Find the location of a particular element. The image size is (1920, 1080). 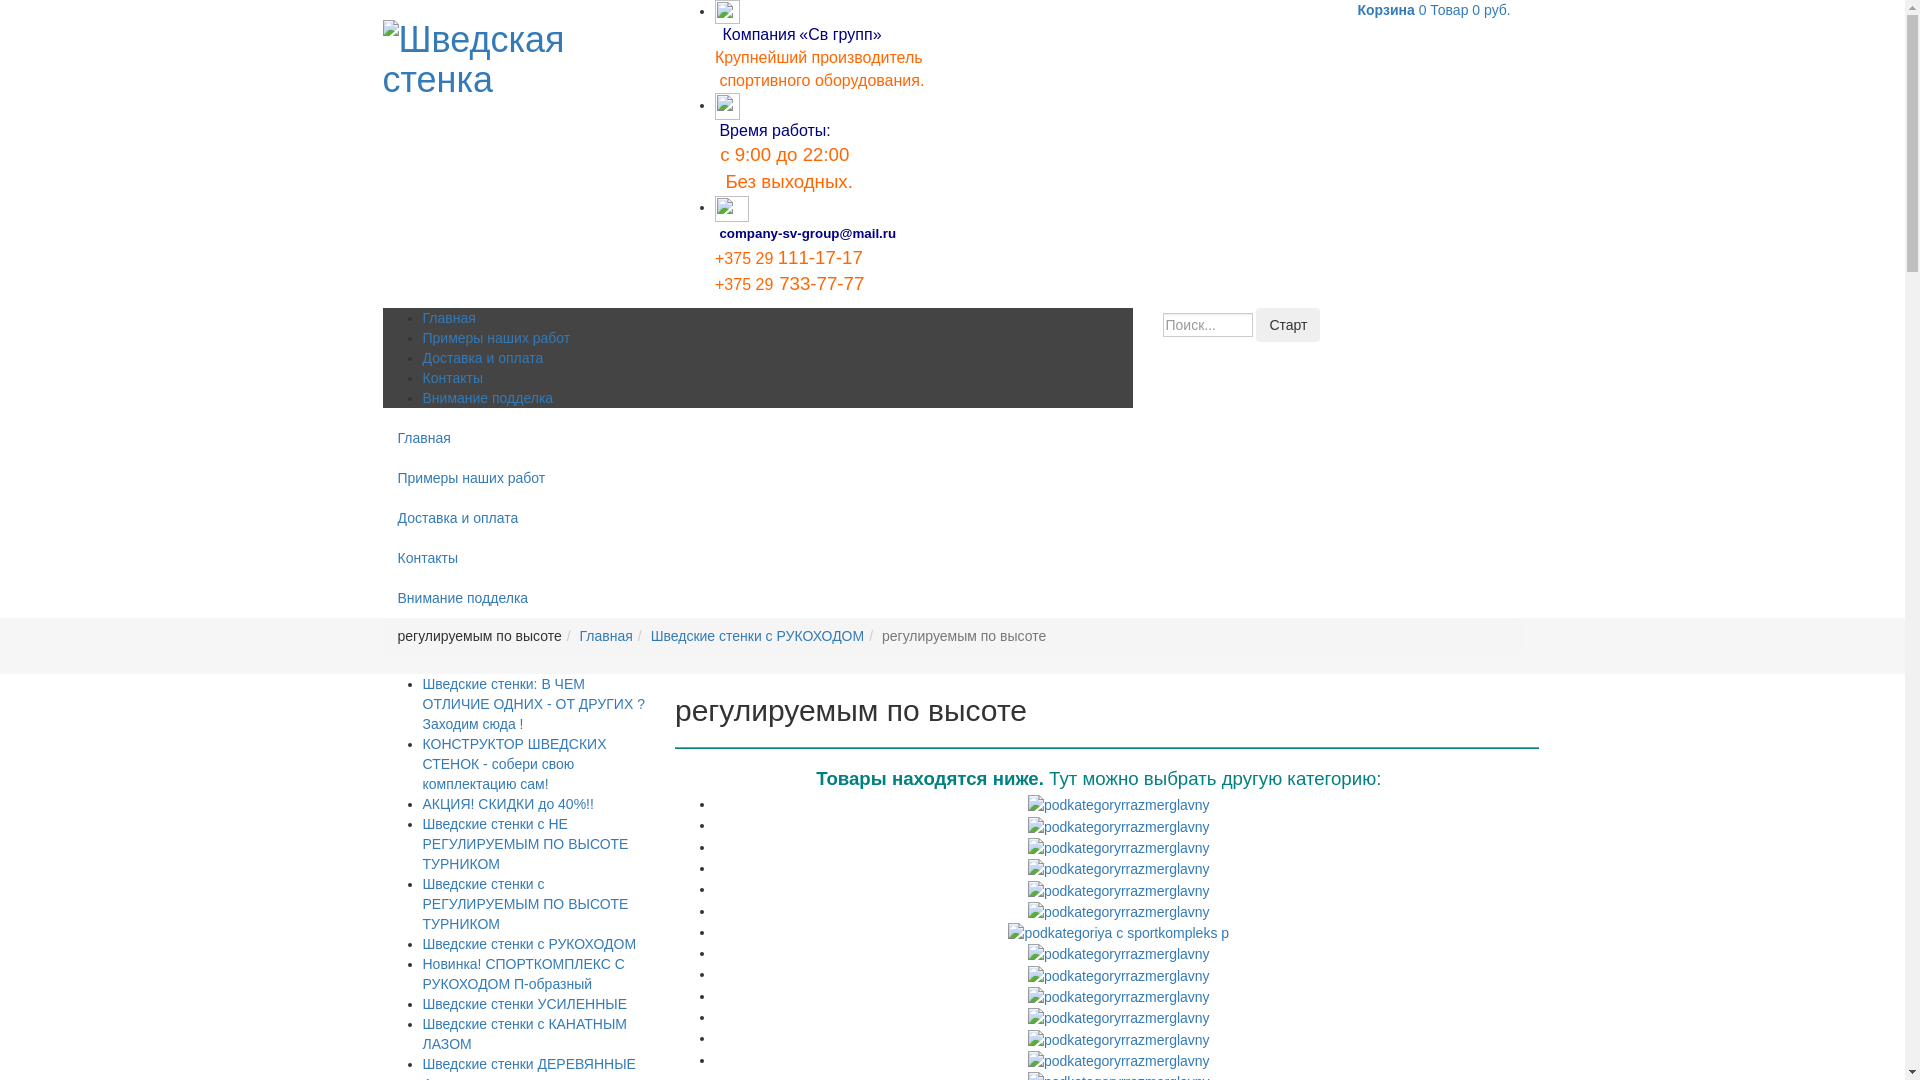

'+375 29 111-17-17' is located at coordinates (787, 258).